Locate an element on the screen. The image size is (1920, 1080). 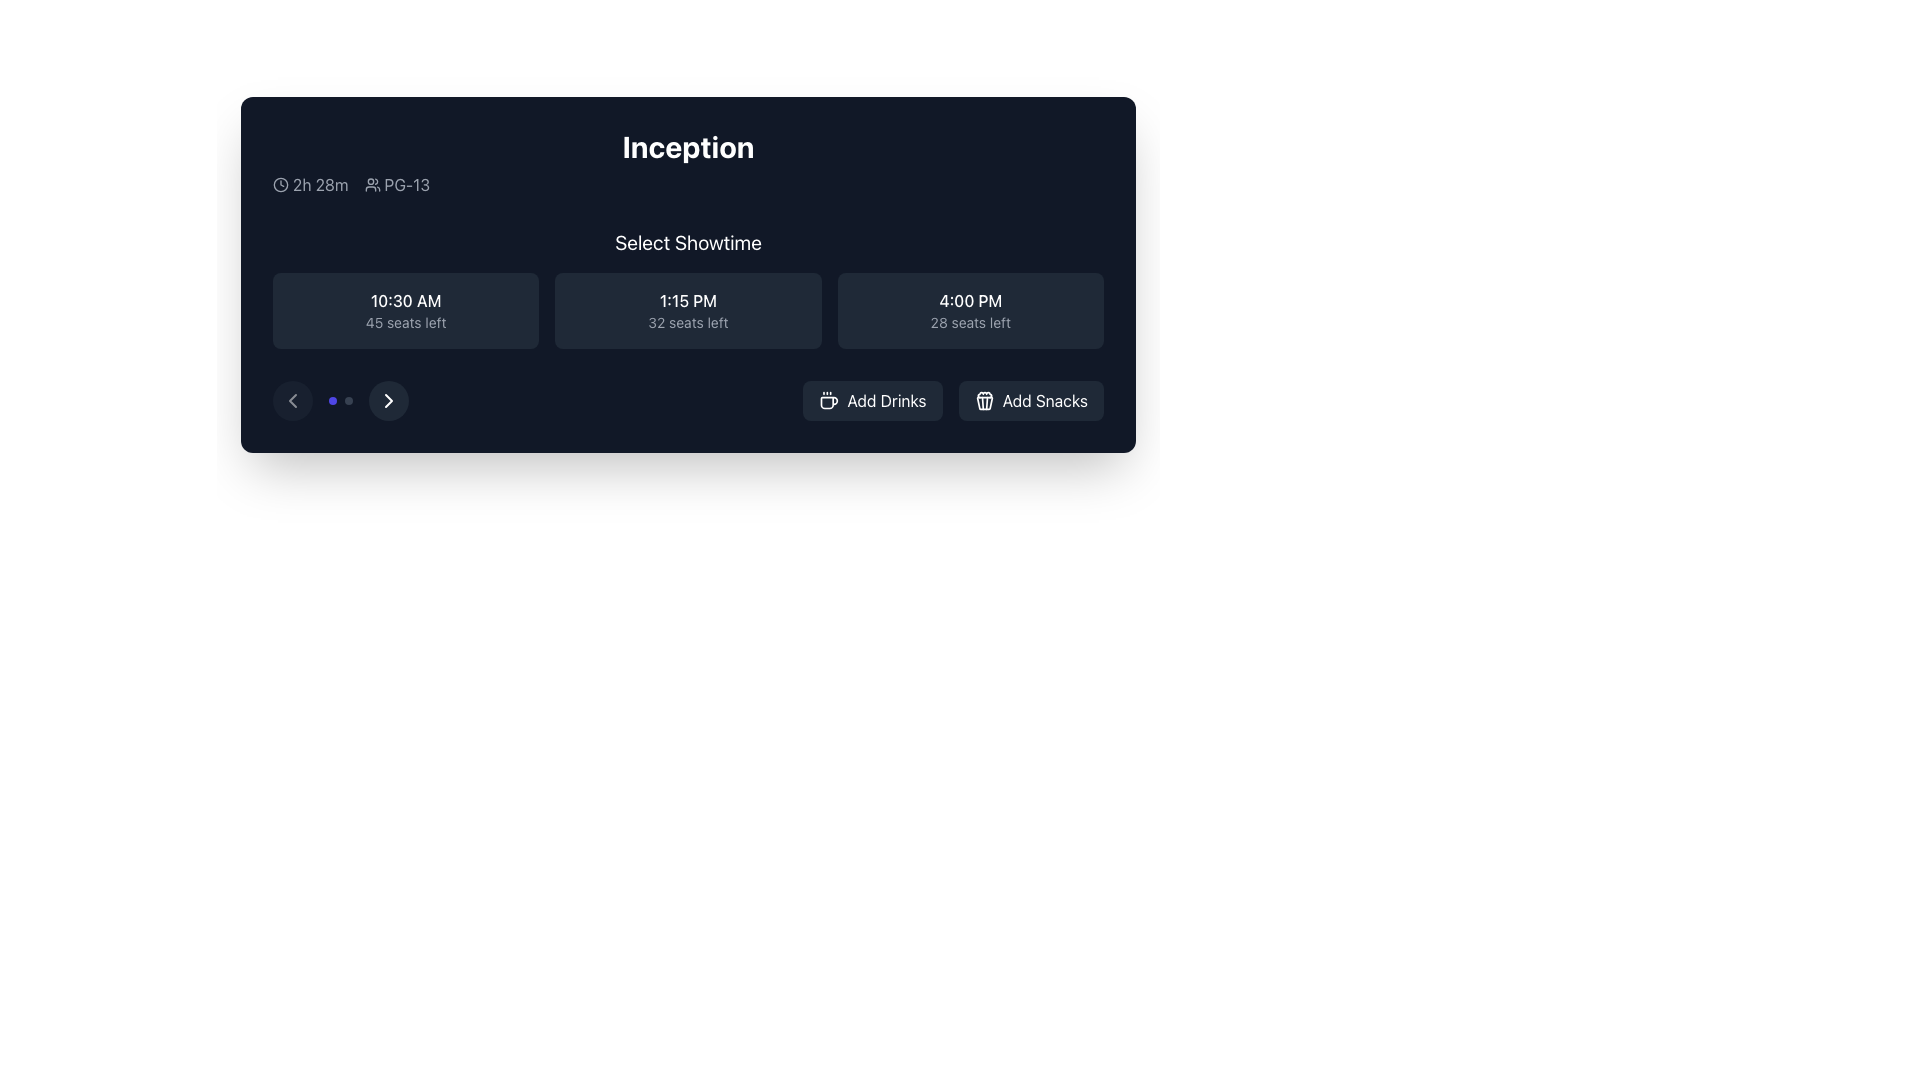
the 'Add Drinks' button in the Grouped Buttons section located near the bottom-right of the movie information card is located at coordinates (952, 401).